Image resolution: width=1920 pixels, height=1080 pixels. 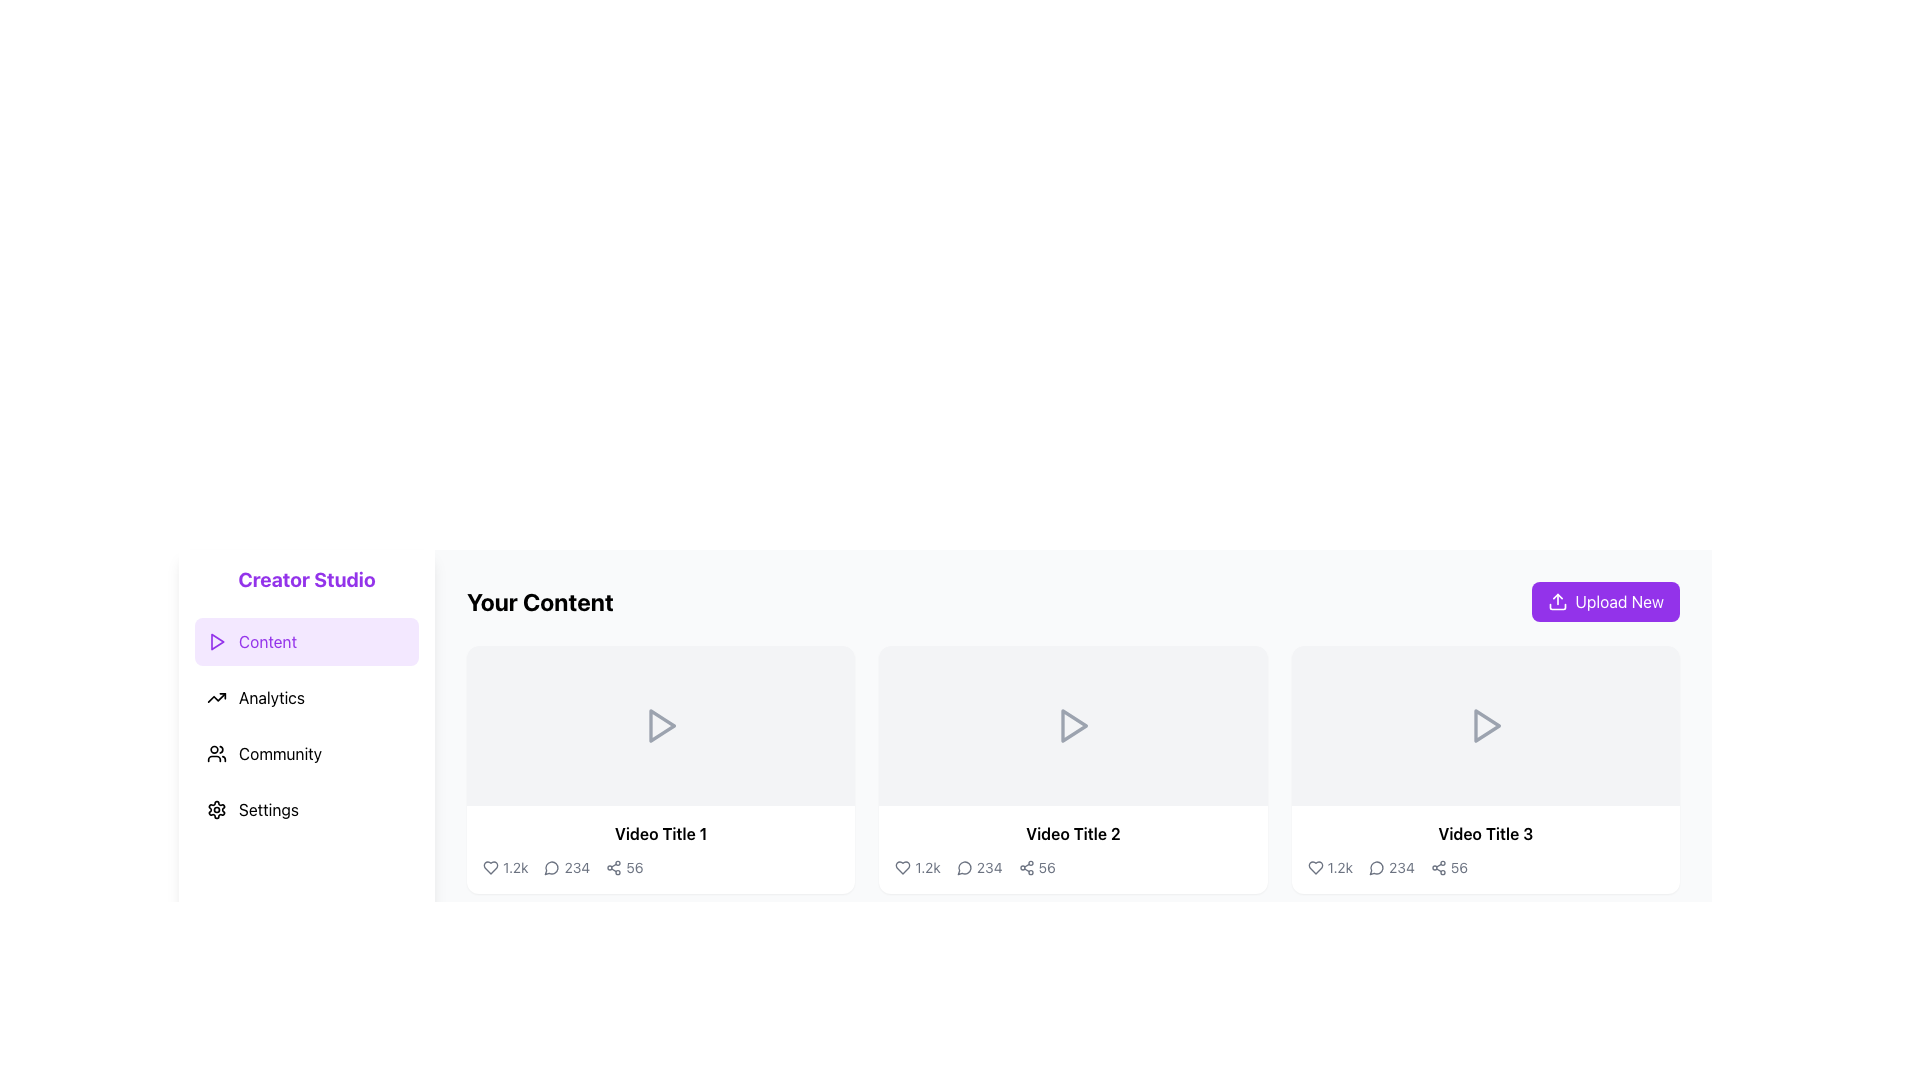 What do you see at coordinates (1487, 725) in the screenshot?
I see `the triangular play icon with a gray outline located in the third video card labeled 'Video Title 3' in the 'Your Content' section` at bounding box center [1487, 725].